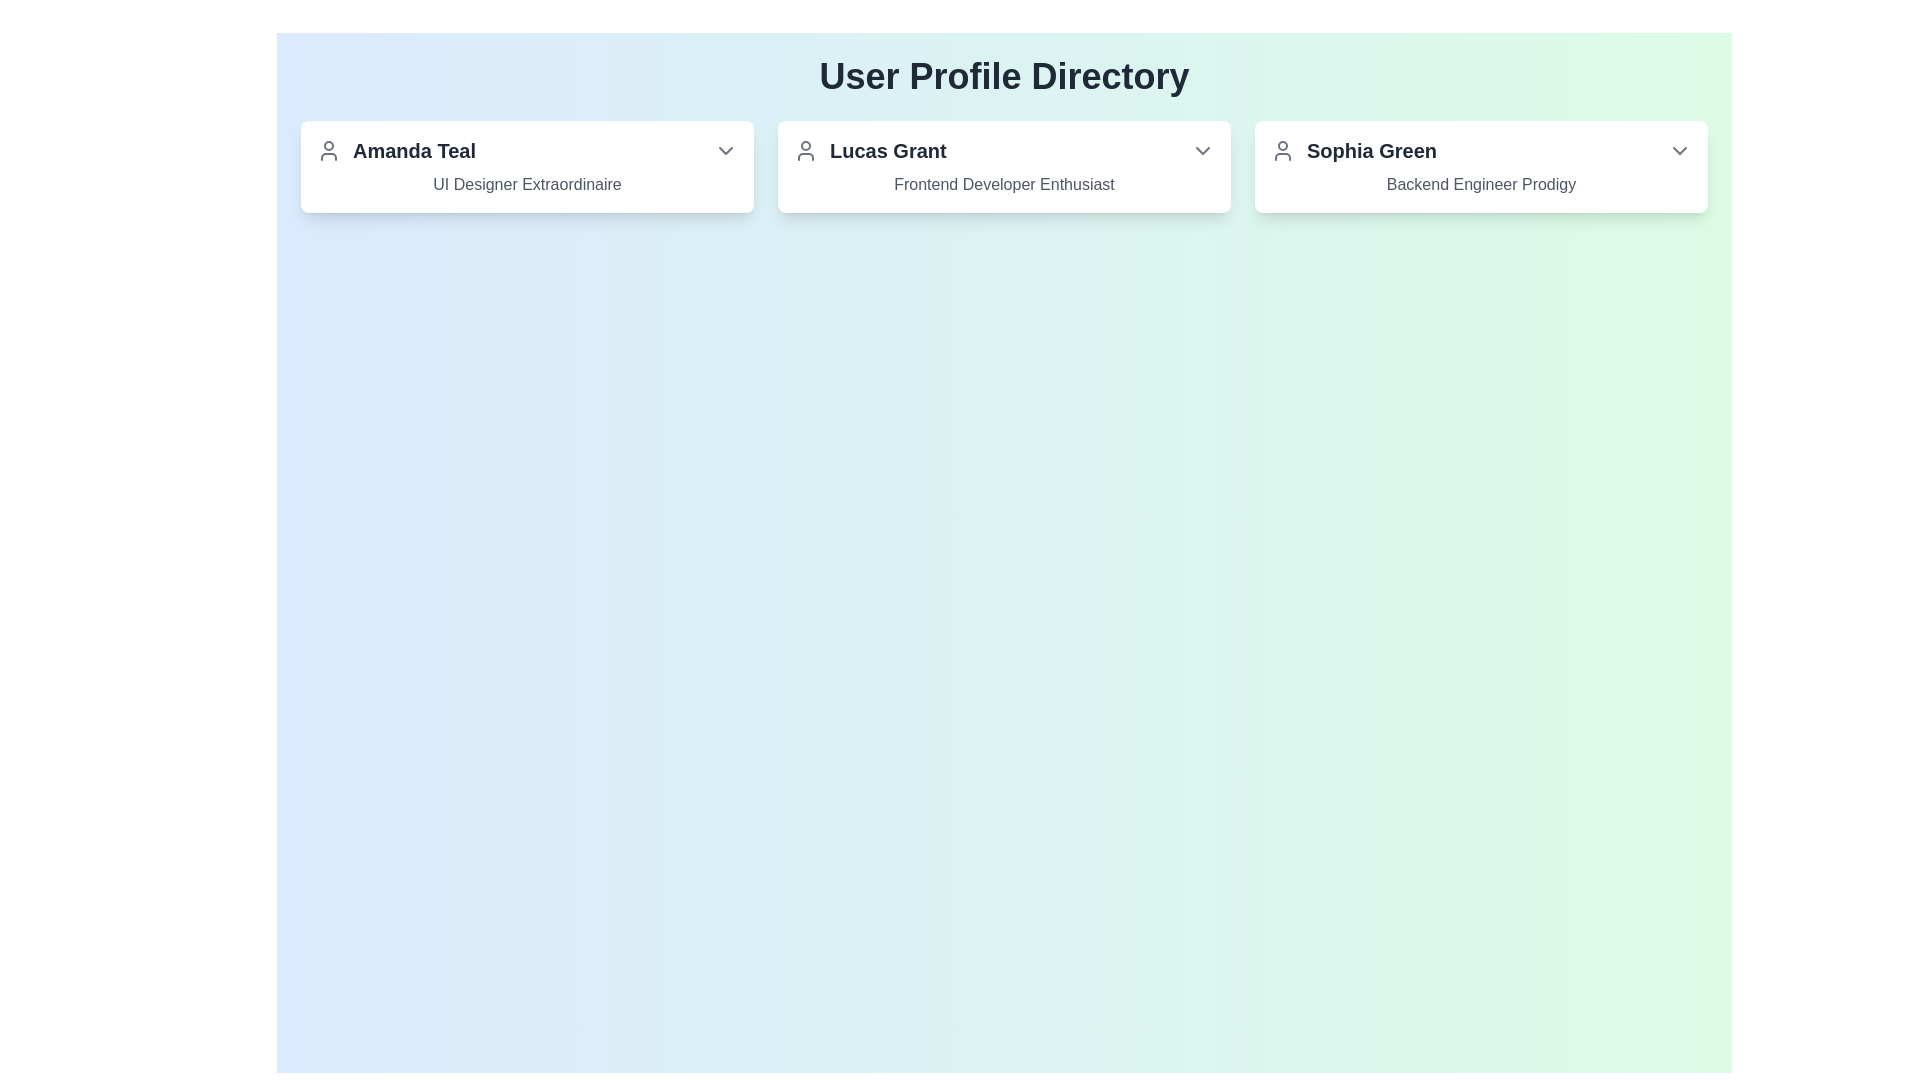  What do you see at coordinates (724, 149) in the screenshot?
I see `the chevron down icon located at the rightmost position of the 'Amanda Teal' profile` at bounding box center [724, 149].